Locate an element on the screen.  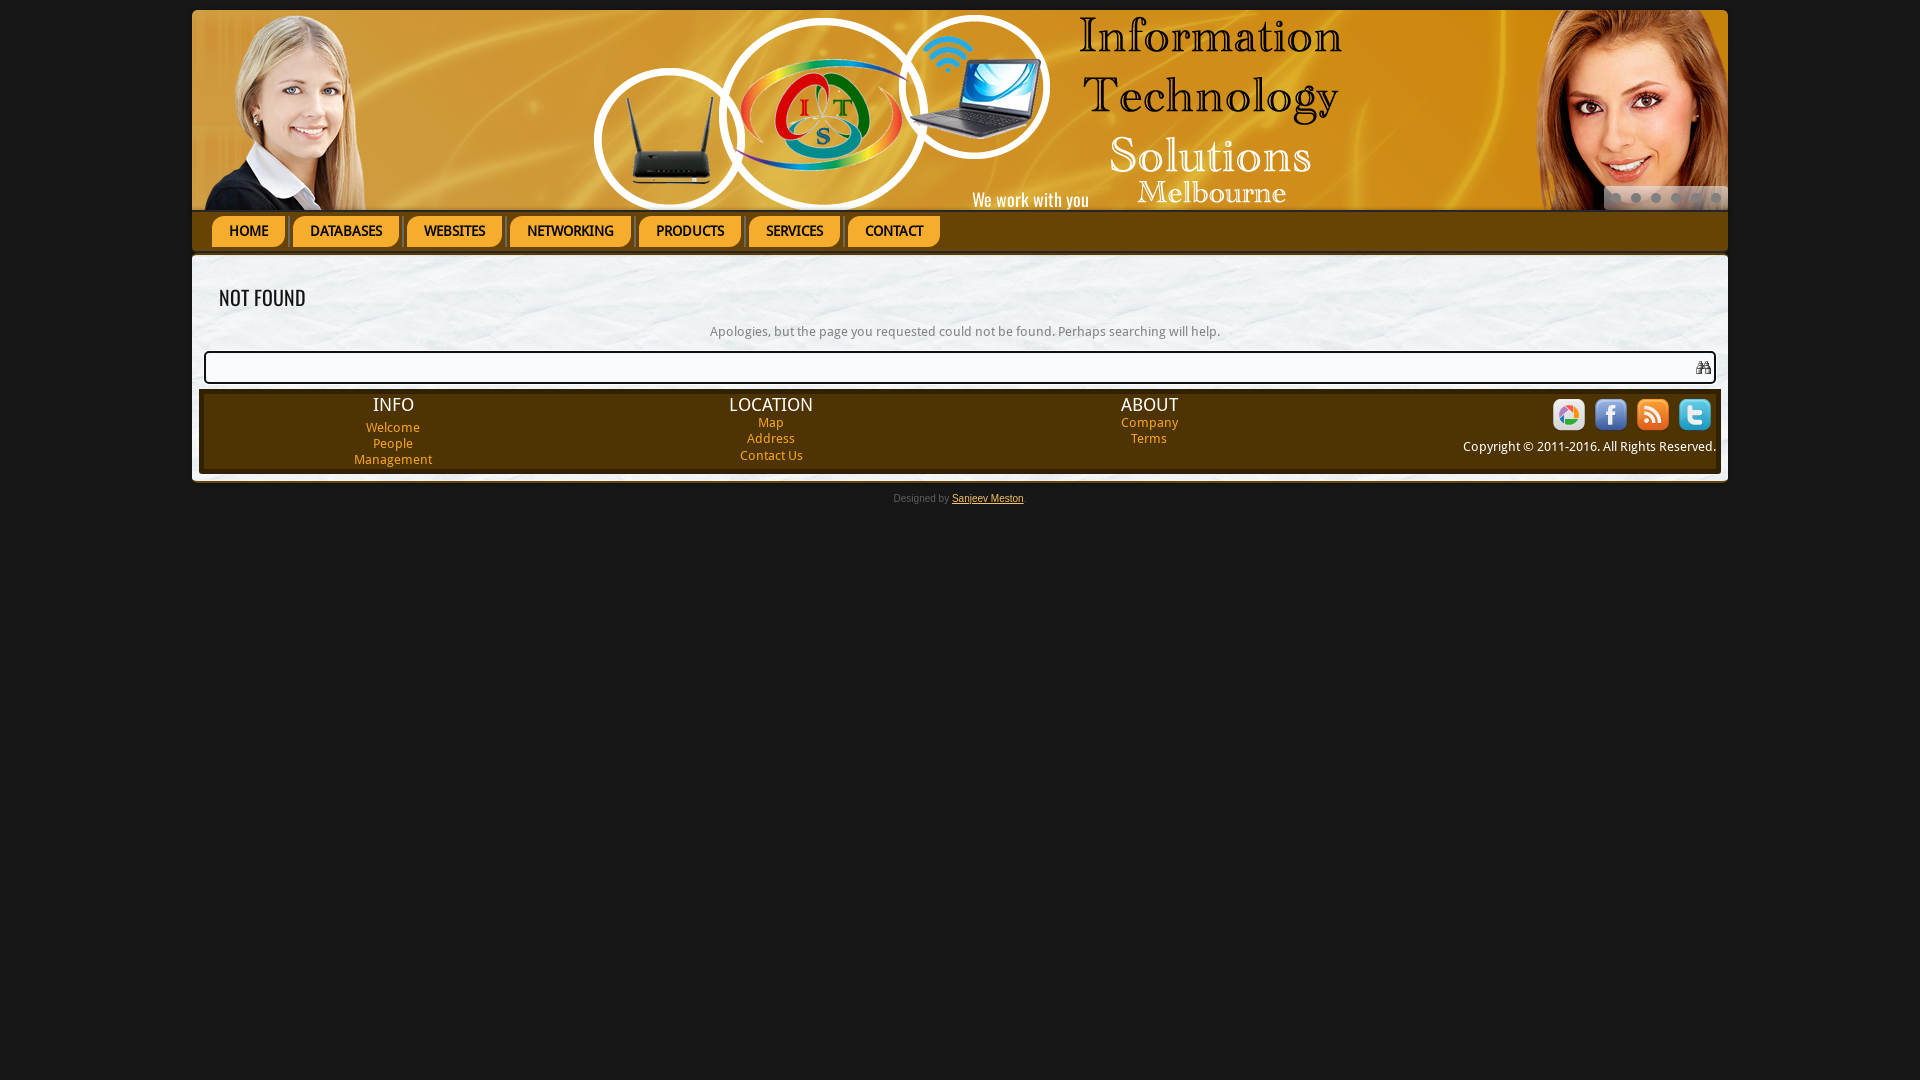
'Management' is located at coordinates (393, 459).